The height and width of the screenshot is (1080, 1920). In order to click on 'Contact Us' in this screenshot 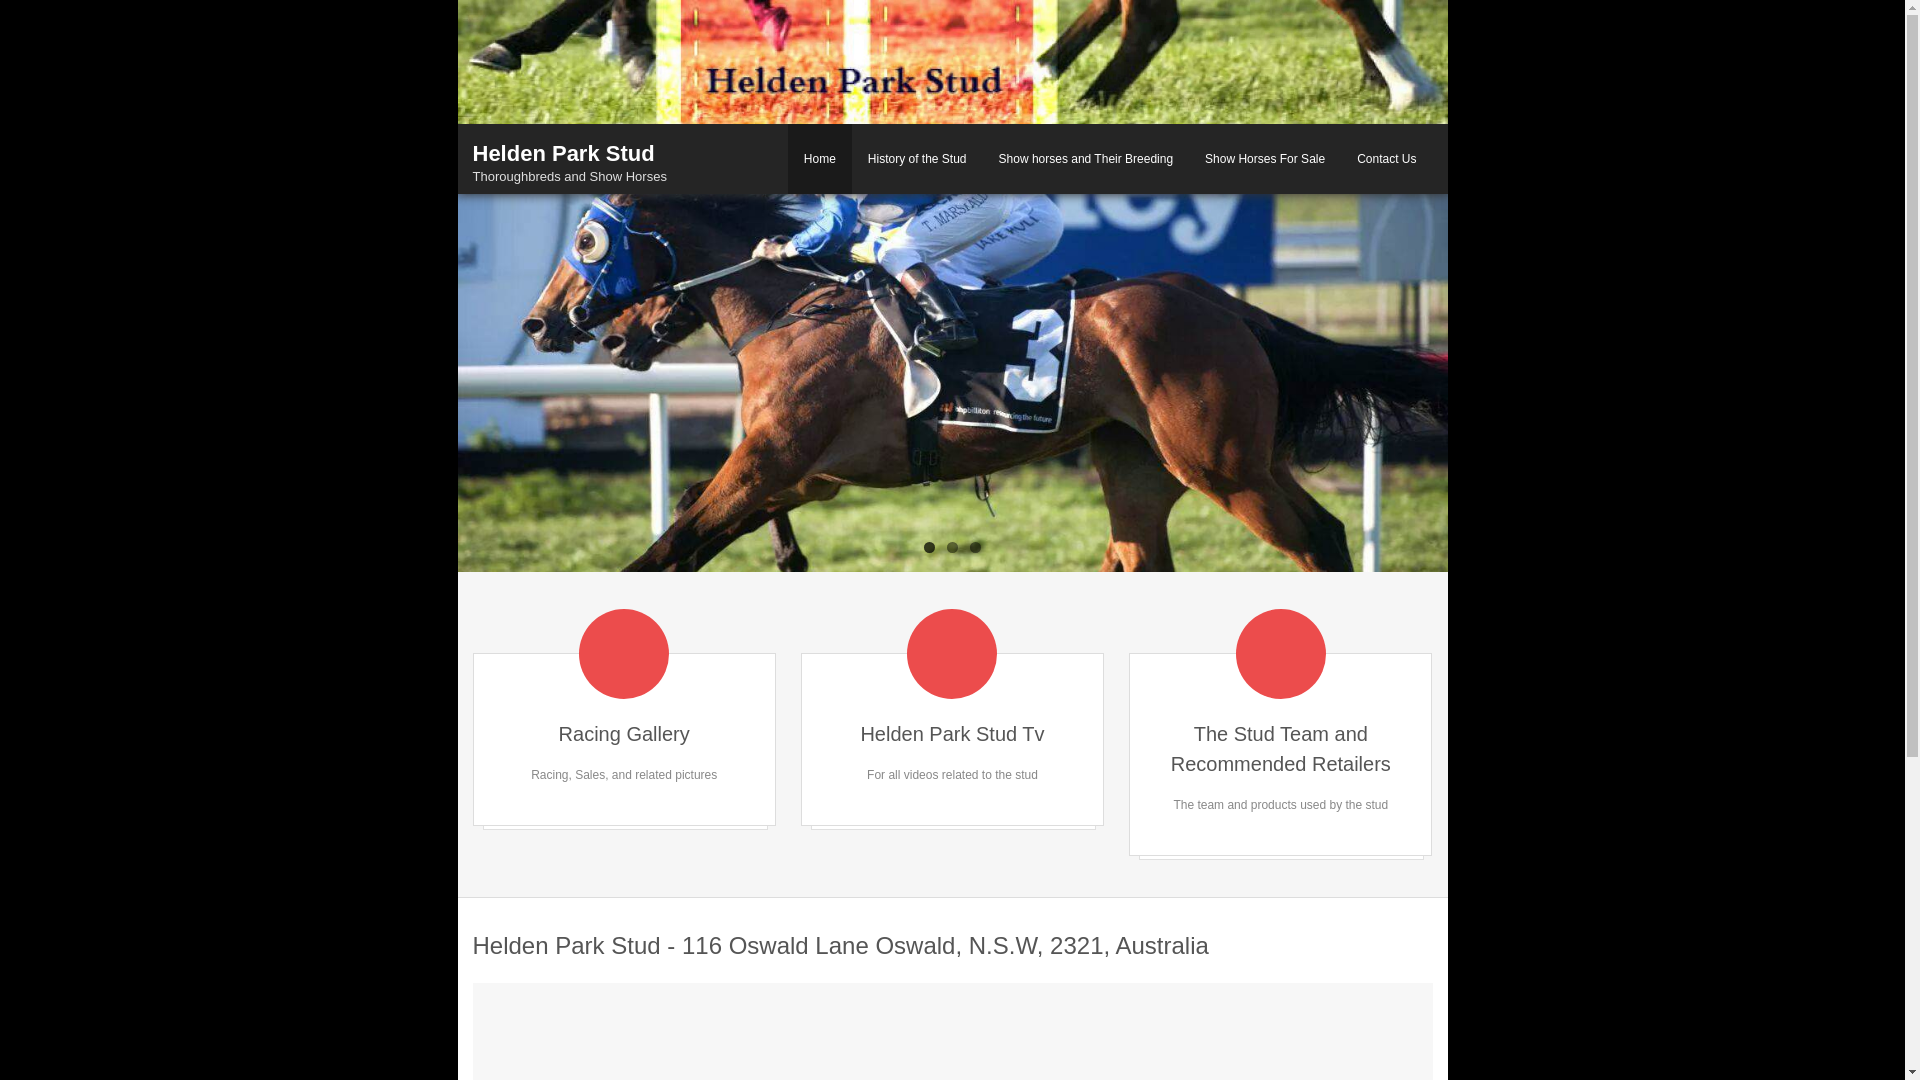, I will do `click(1385, 157)`.